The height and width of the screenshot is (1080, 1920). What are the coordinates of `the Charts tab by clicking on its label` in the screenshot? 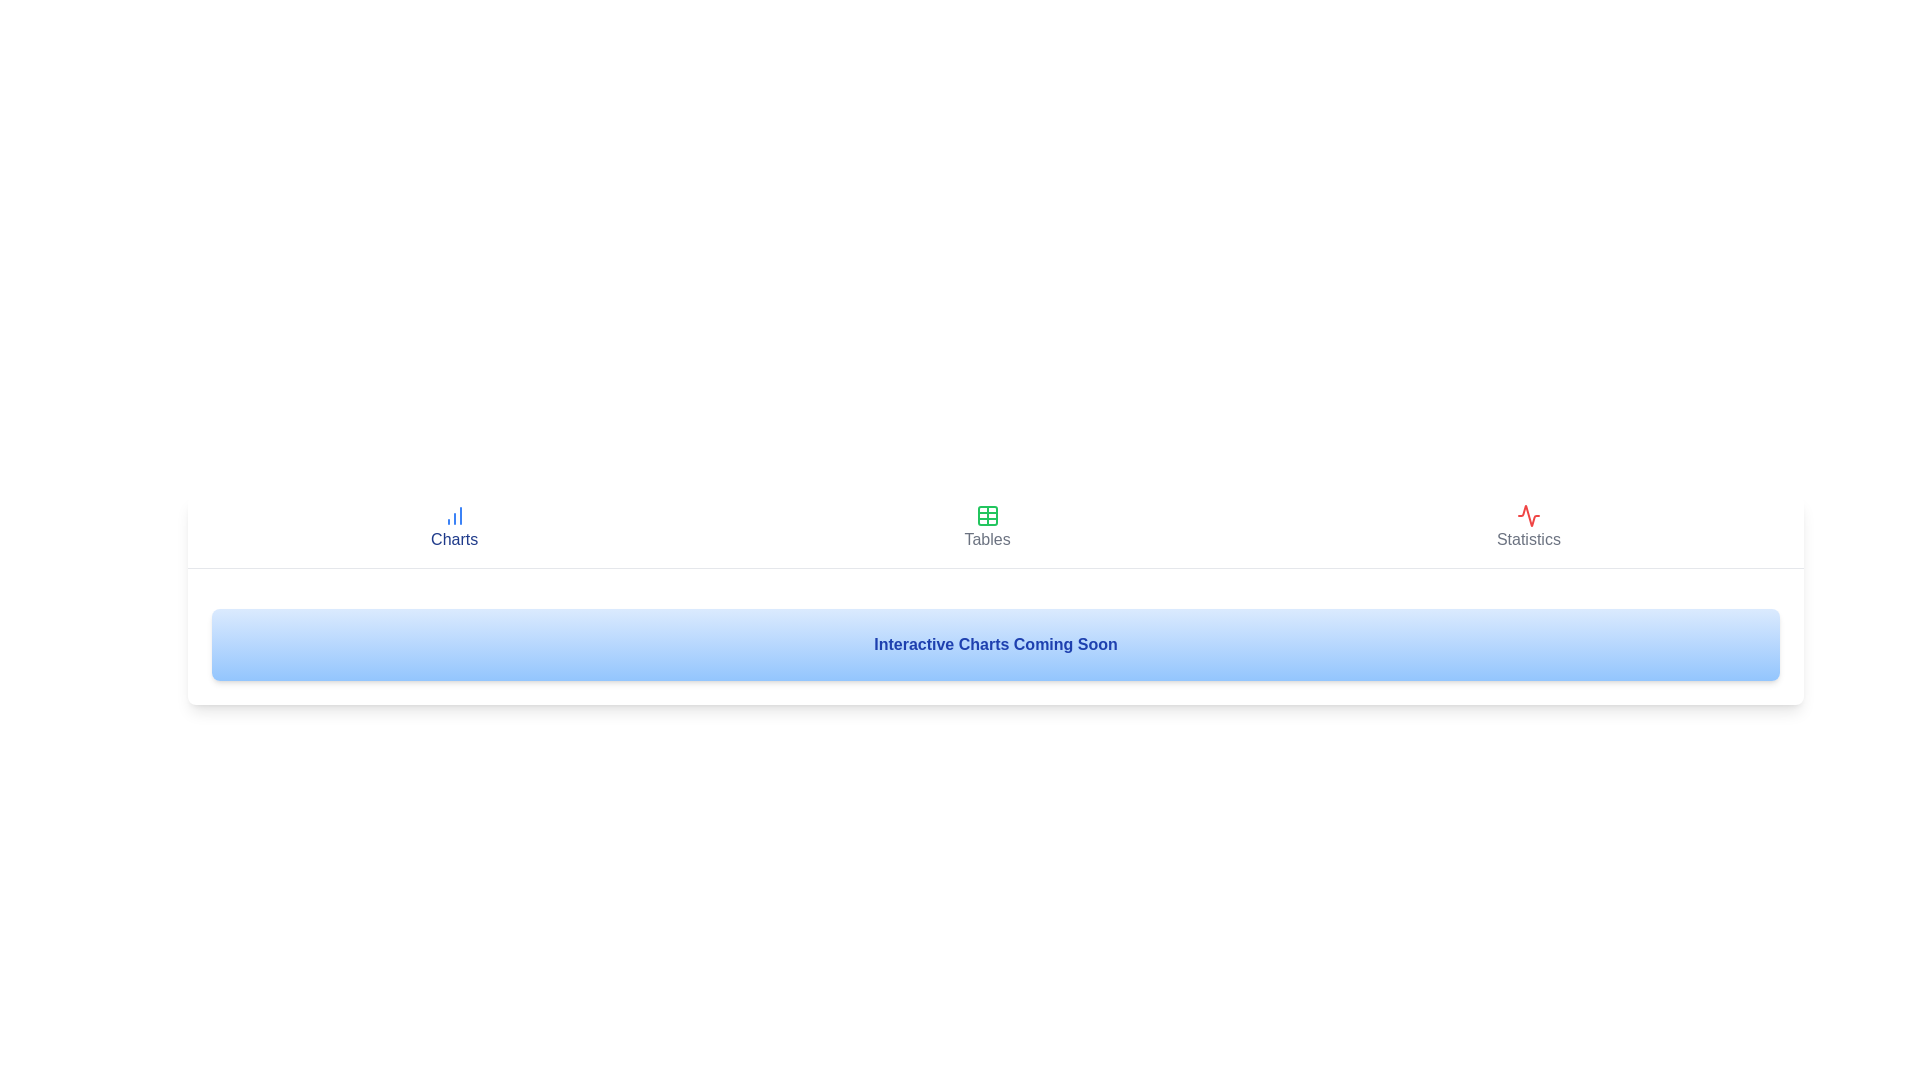 It's located at (453, 527).